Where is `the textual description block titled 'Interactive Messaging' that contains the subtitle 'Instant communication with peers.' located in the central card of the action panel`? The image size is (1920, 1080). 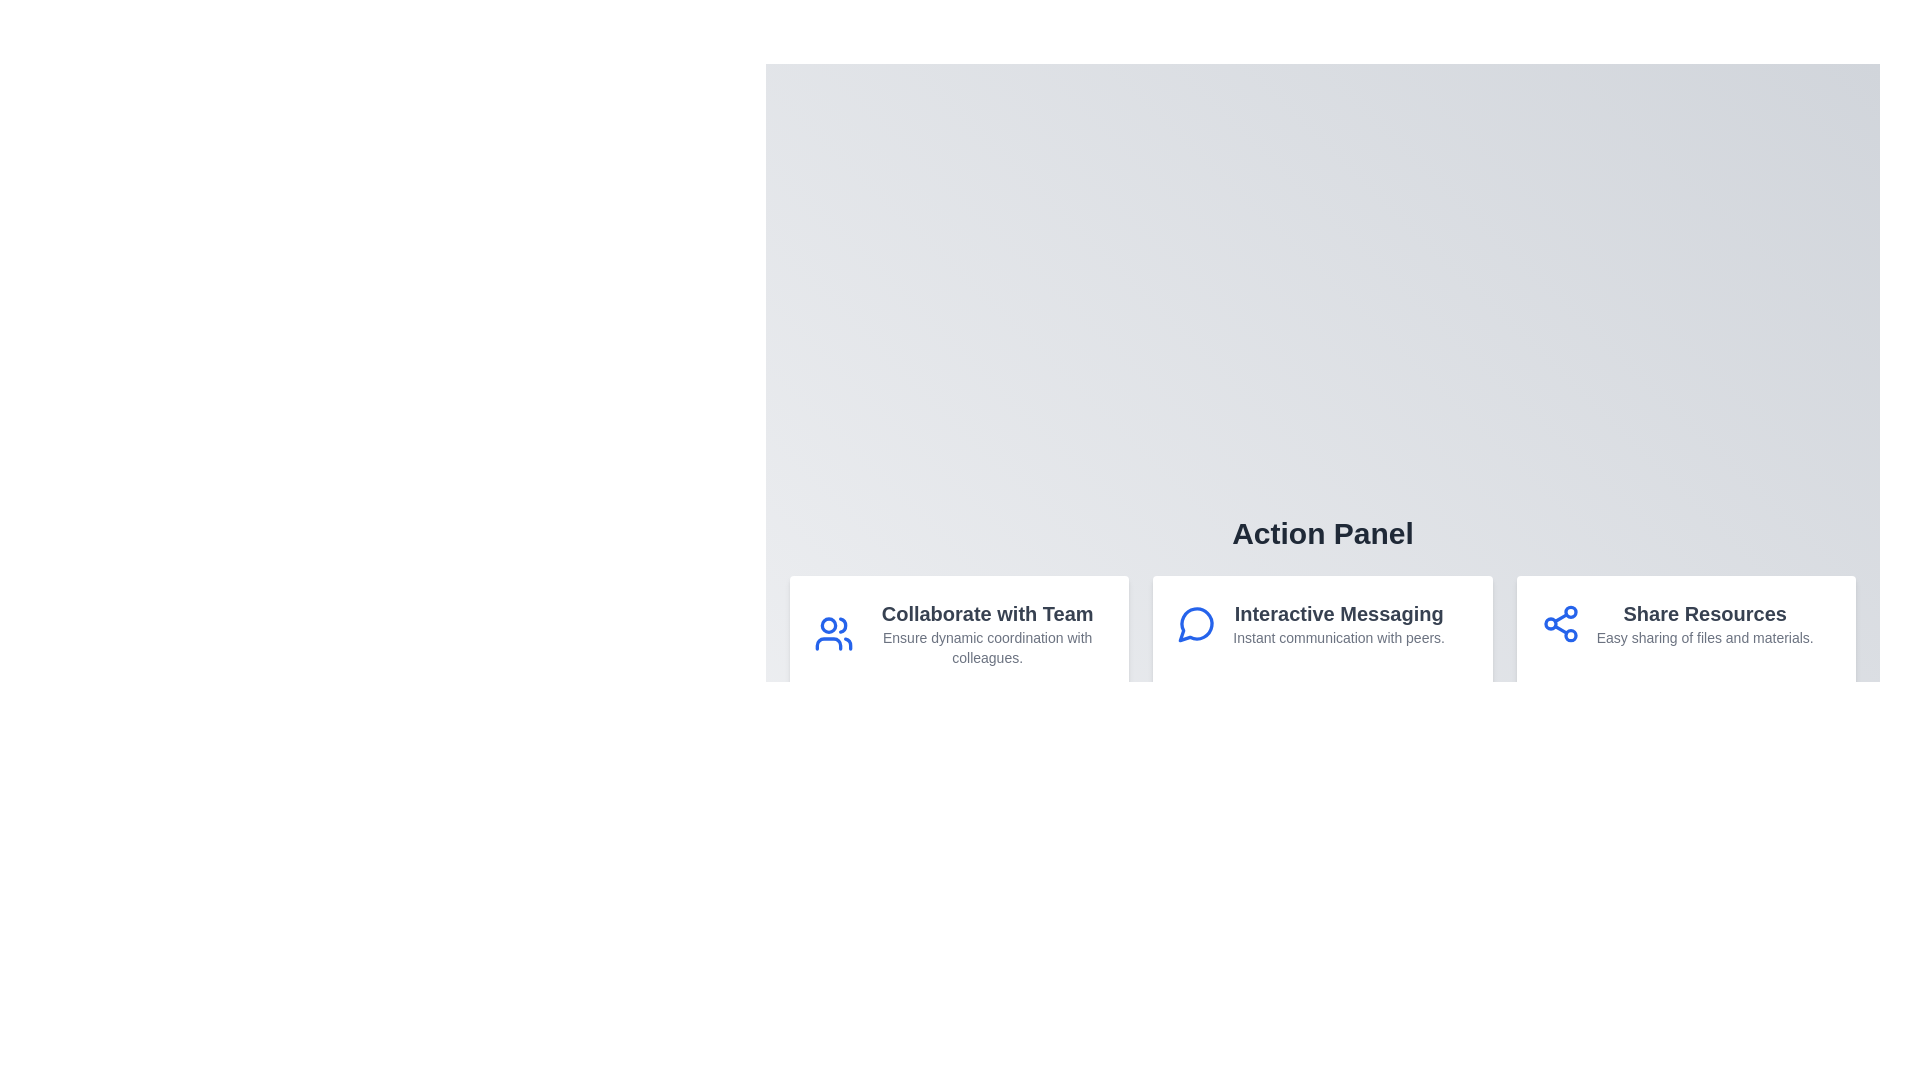 the textual description block titled 'Interactive Messaging' that contains the subtitle 'Instant communication with peers.' located in the central card of the action panel is located at coordinates (1339, 623).